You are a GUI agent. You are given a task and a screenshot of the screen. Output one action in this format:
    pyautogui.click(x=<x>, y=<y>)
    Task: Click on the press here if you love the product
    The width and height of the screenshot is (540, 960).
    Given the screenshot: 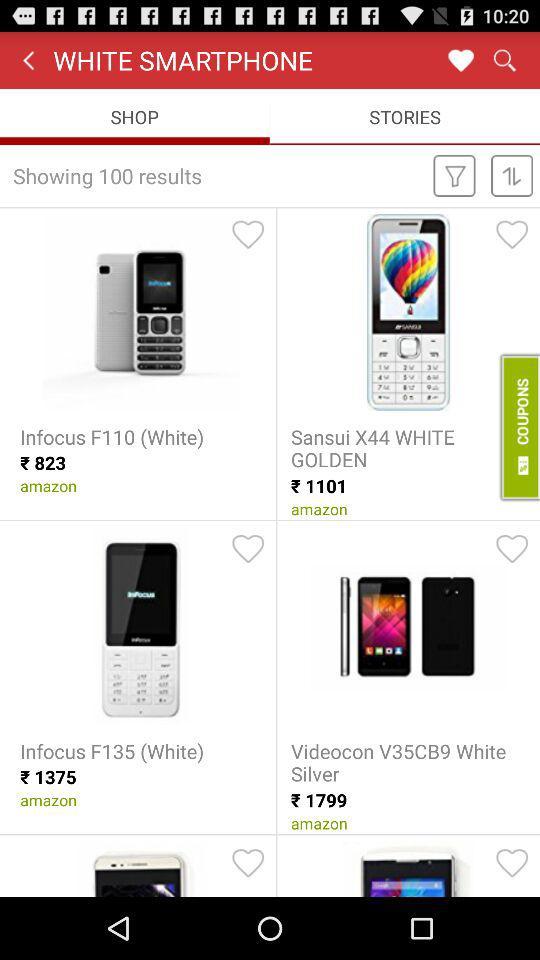 What is the action you would take?
    pyautogui.click(x=248, y=862)
    